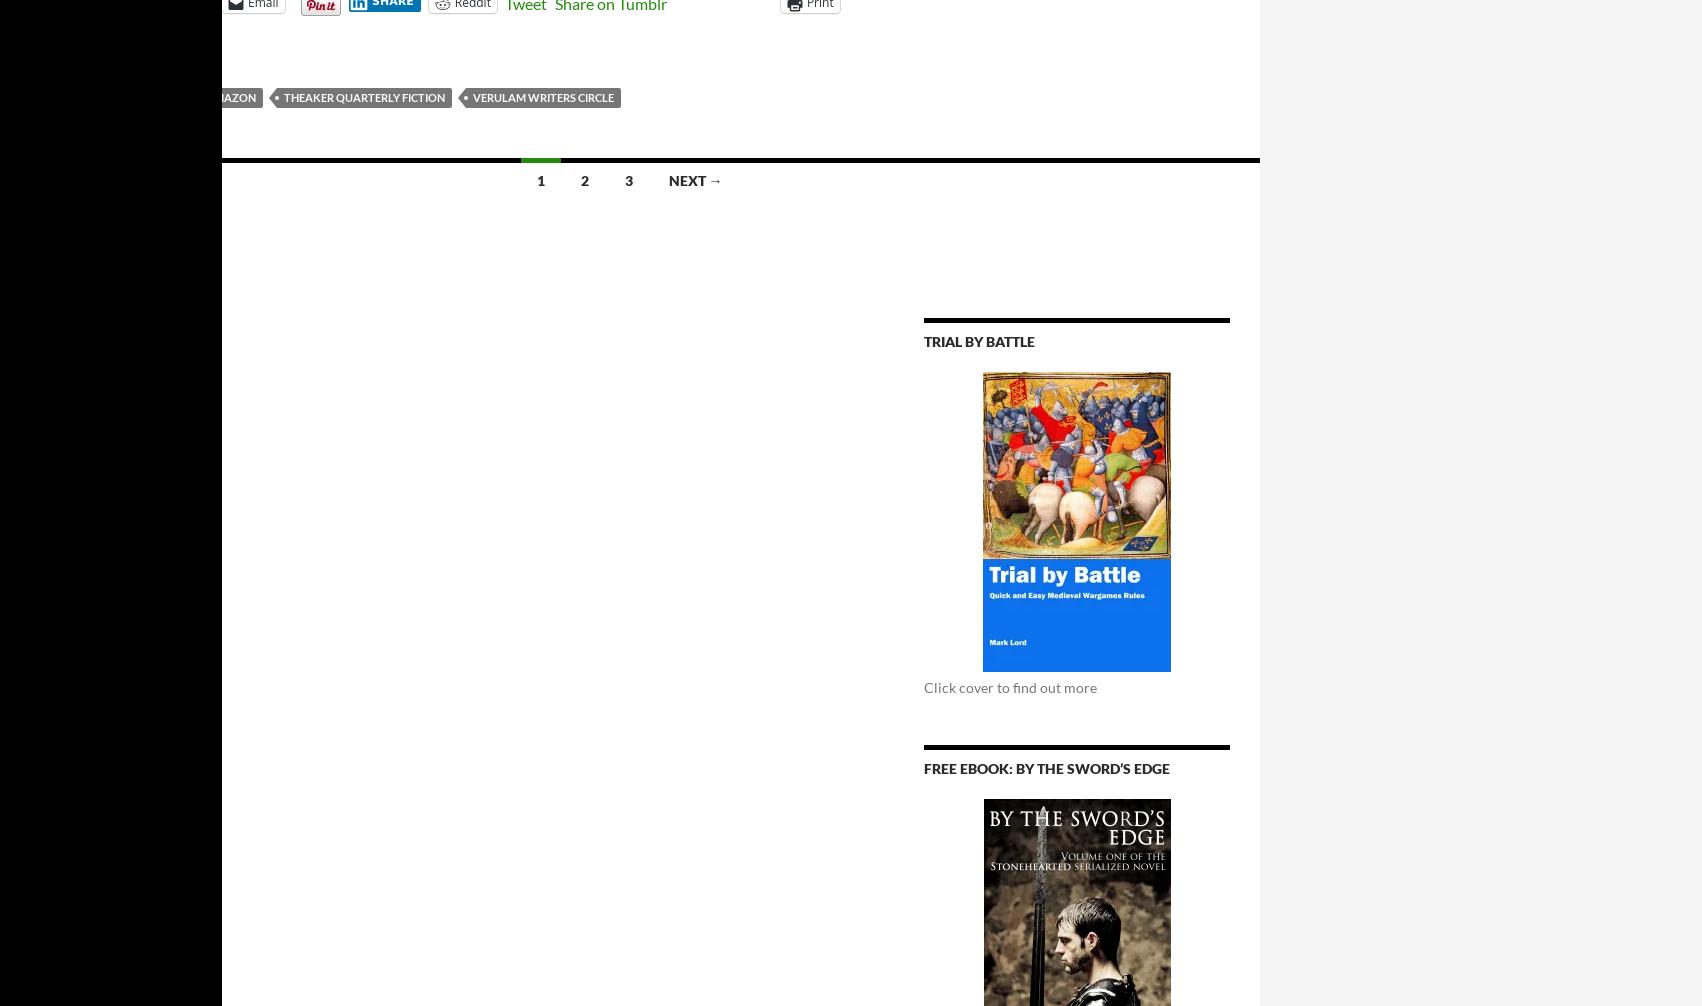  I want to click on 'Click cover to find out more', so click(1009, 687).